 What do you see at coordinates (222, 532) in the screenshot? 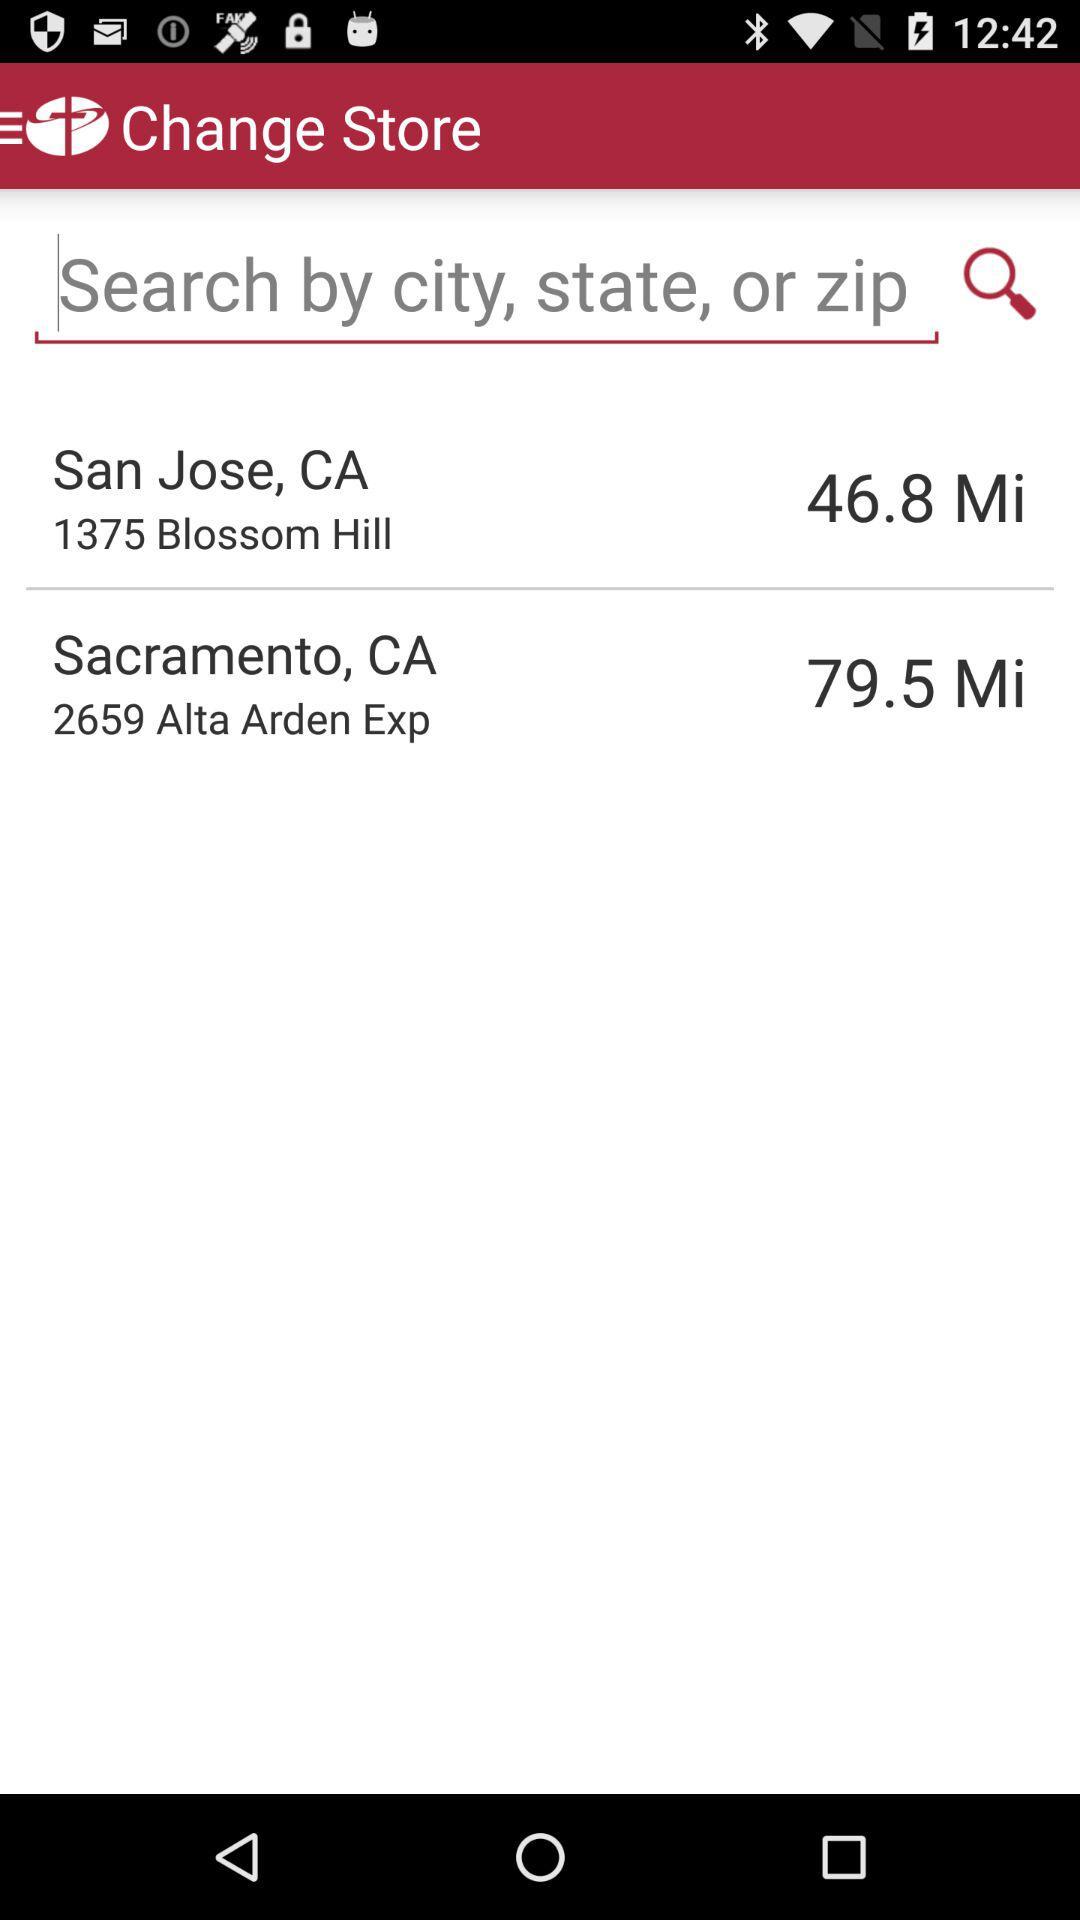
I see `icon above the sacramento, ca` at bounding box center [222, 532].